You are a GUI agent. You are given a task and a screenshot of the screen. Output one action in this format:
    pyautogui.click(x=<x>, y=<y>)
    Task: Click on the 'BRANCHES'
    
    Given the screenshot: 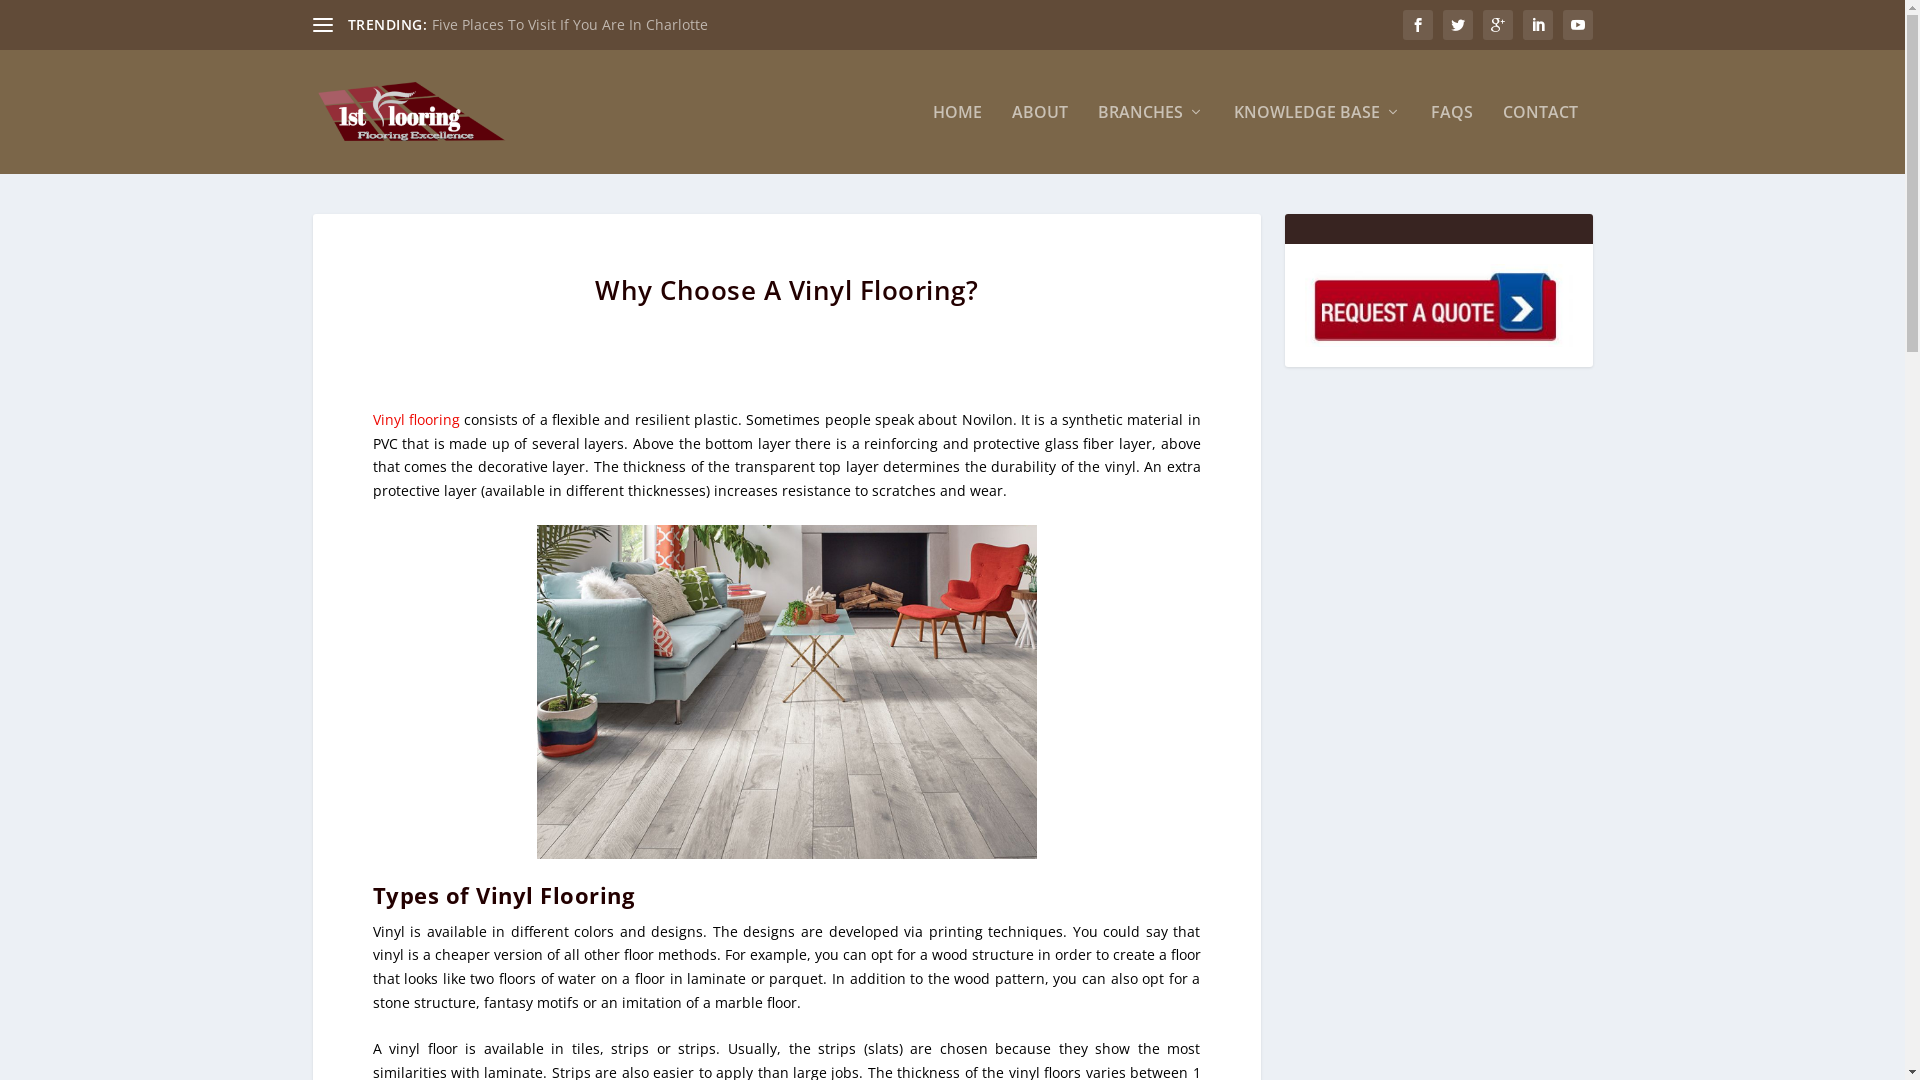 What is the action you would take?
    pyautogui.click(x=1151, y=137)
    